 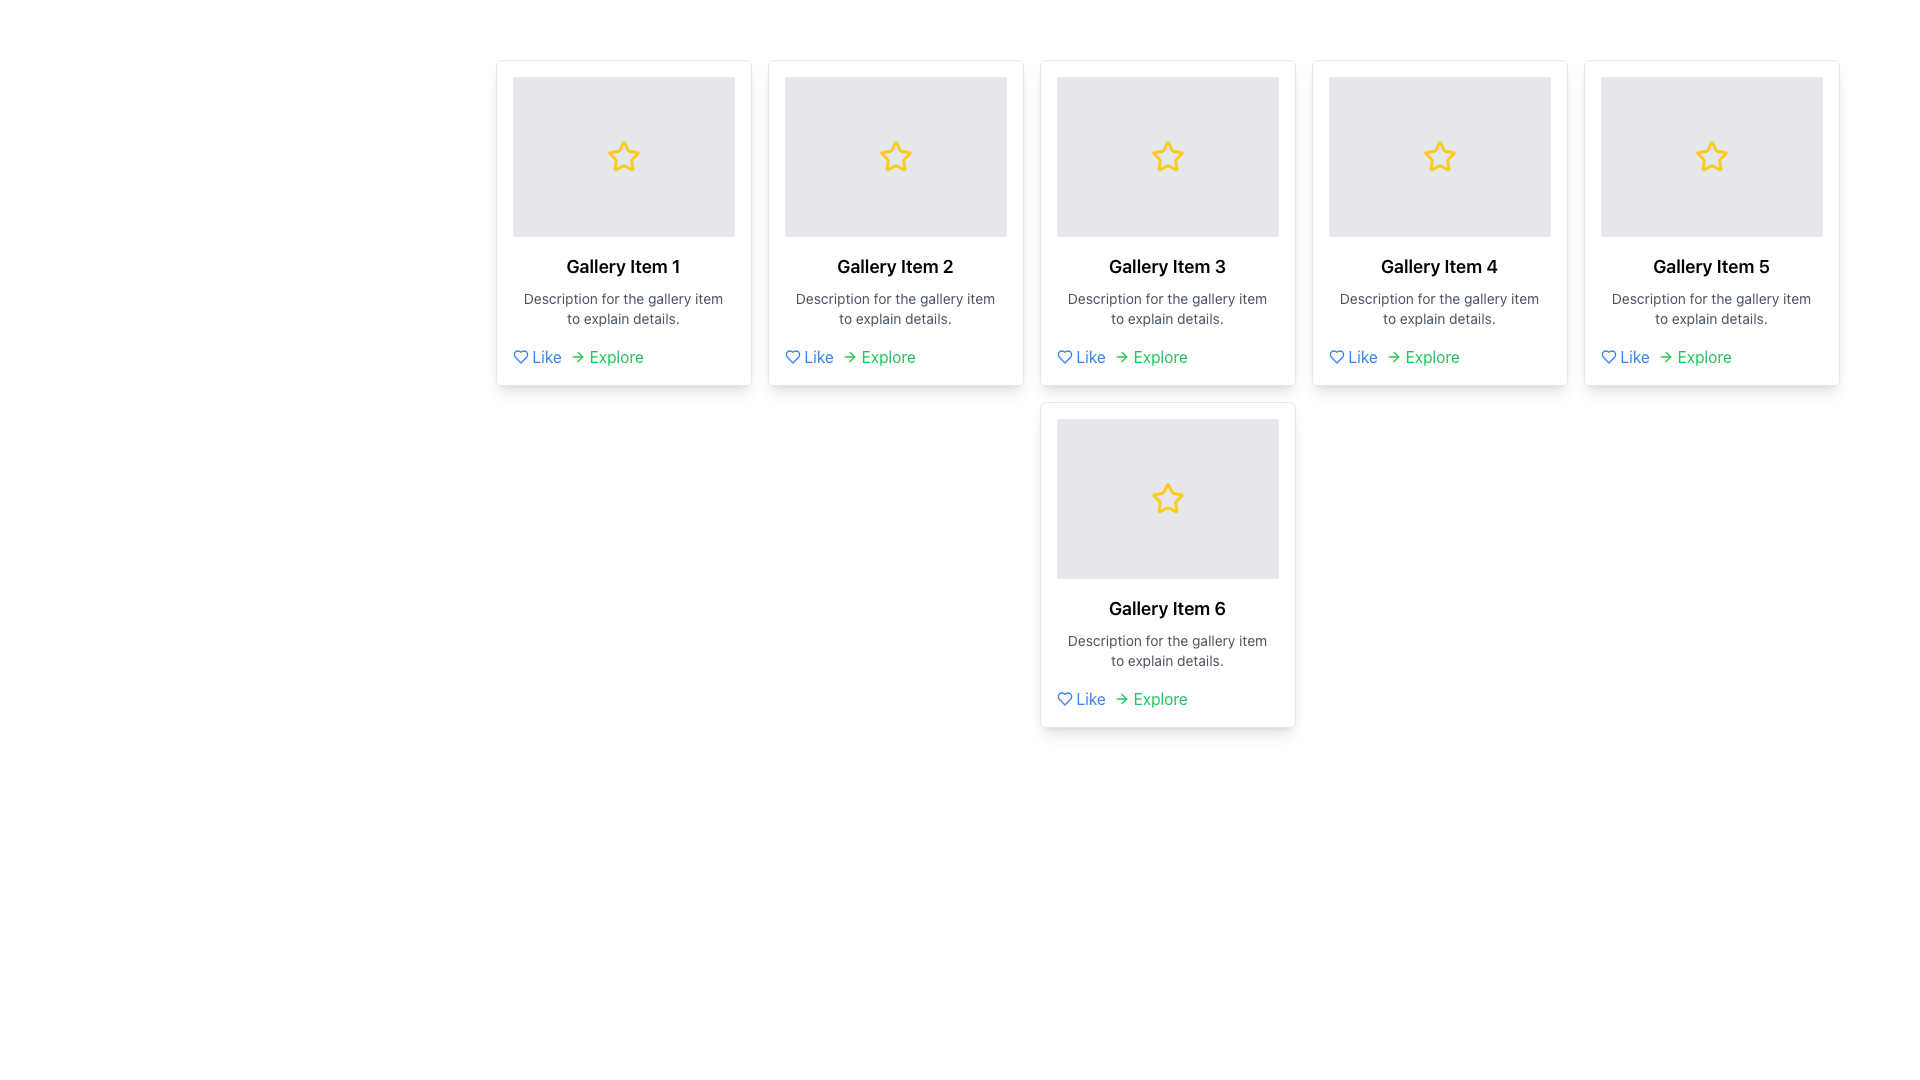 What do you see at coordinates (1167, 632) in the screenshot?
I see `contextual information provided in the Text Block for 'Gallery Item 6', which is located in the sixth card of the grid, positioned below the yellow star icon and above the 'Like' and 'Explore' buttons` at bounding box center [1167, 632].